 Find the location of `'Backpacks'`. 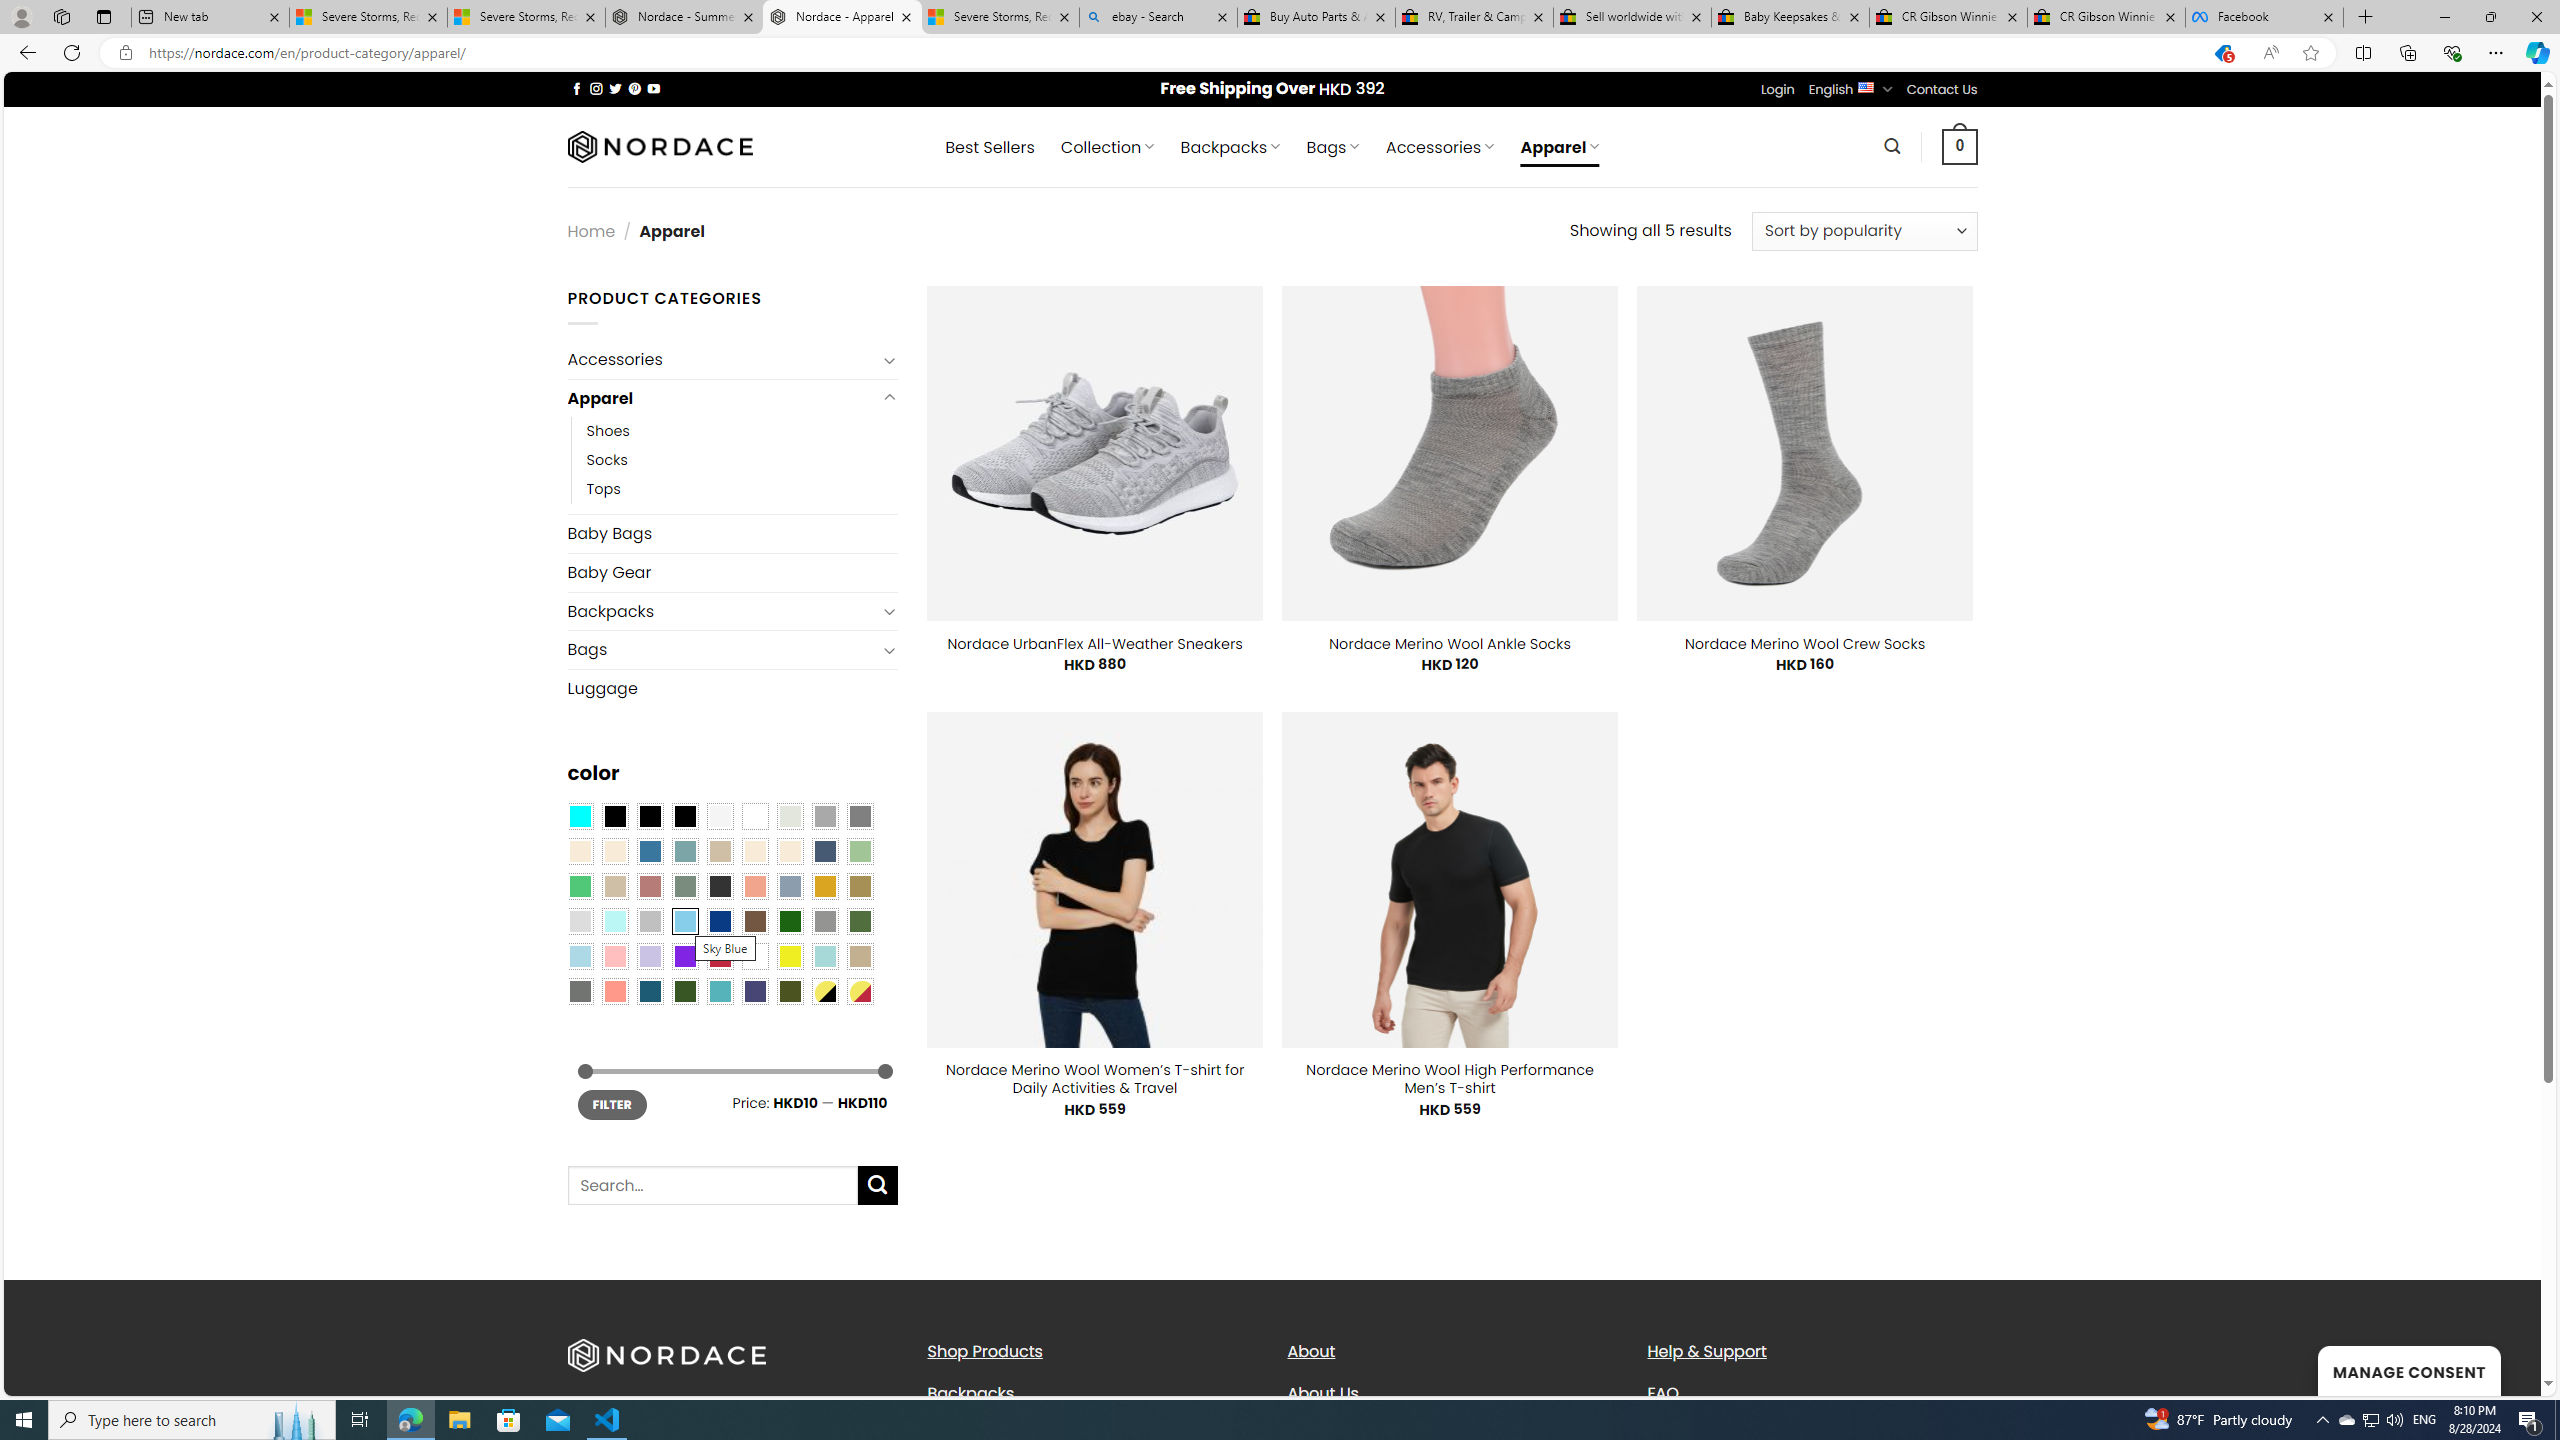

'Backpacks' is located at coordinates (1091, 1393).